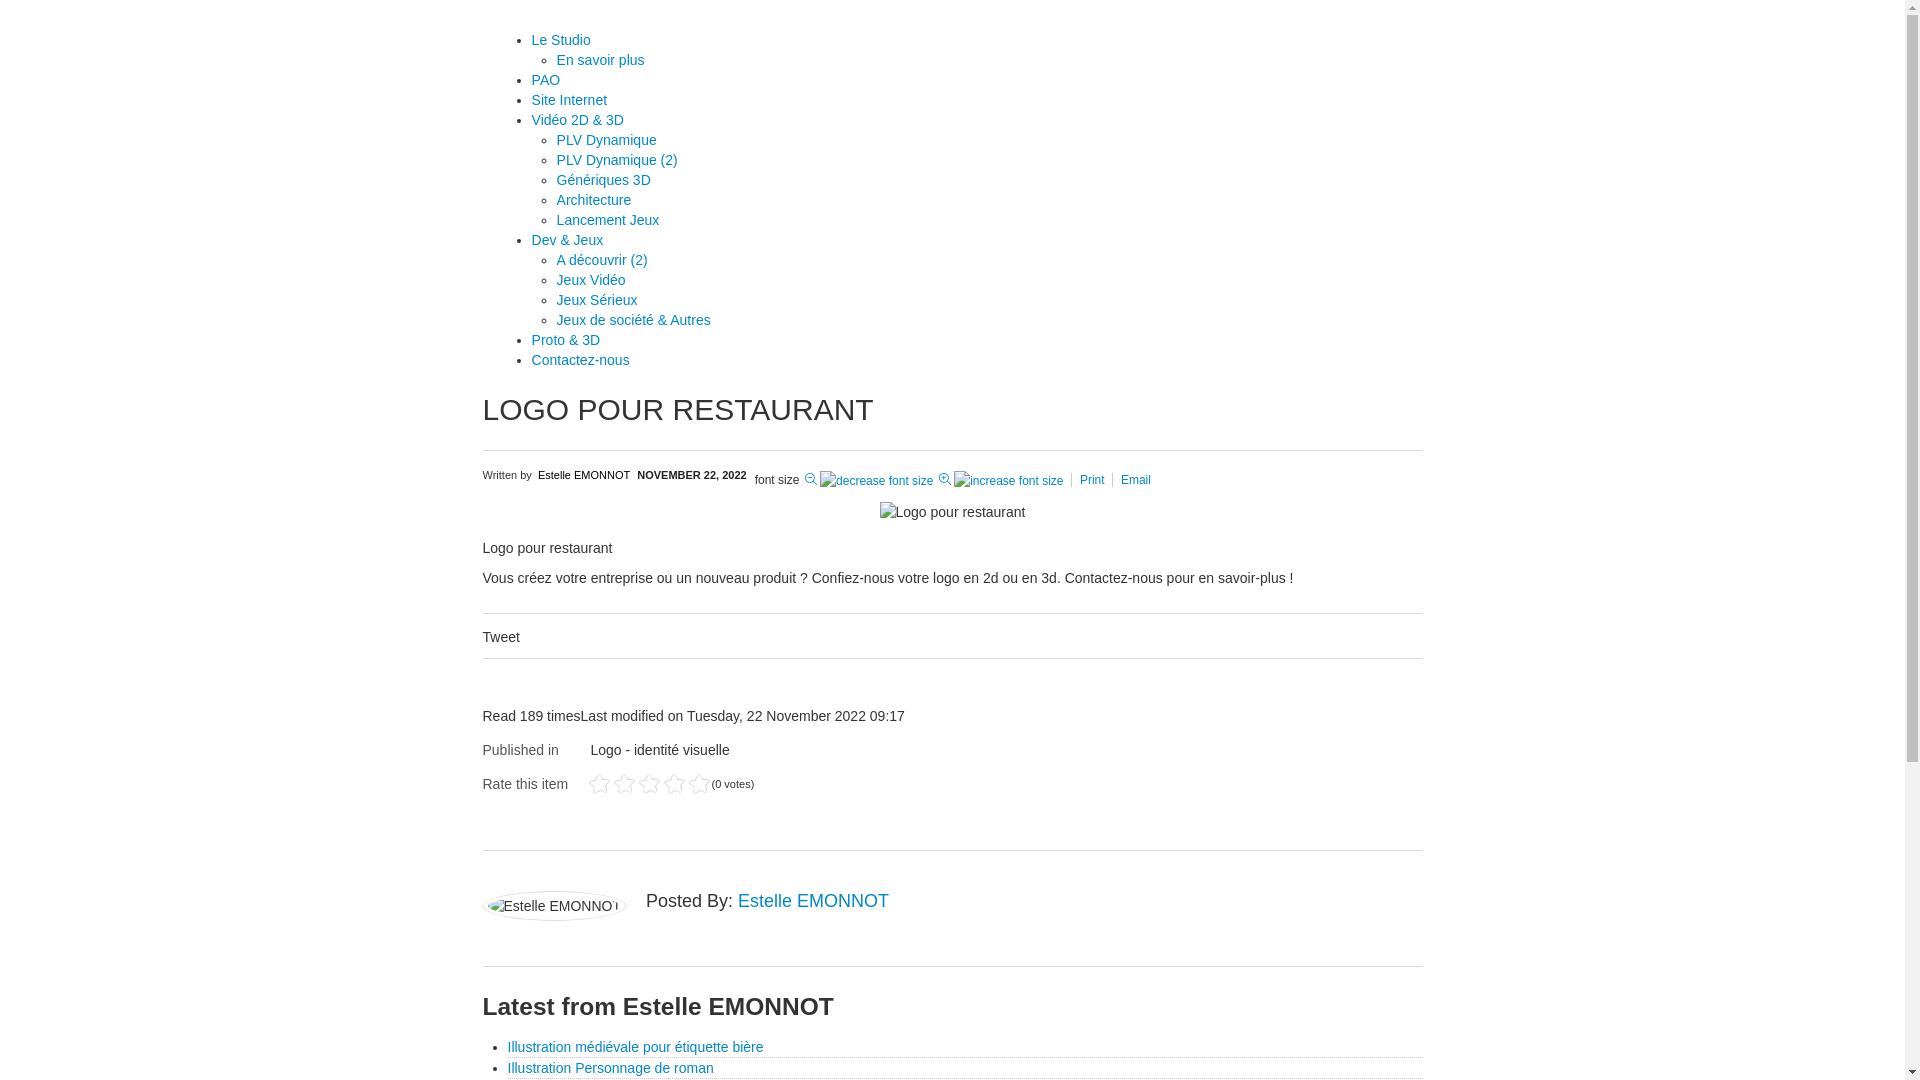 The width and height of the screenshot is (1920, 1080). Describe the element at coordinates (648, 783) in the screenshot. I see `'5'` at that location.